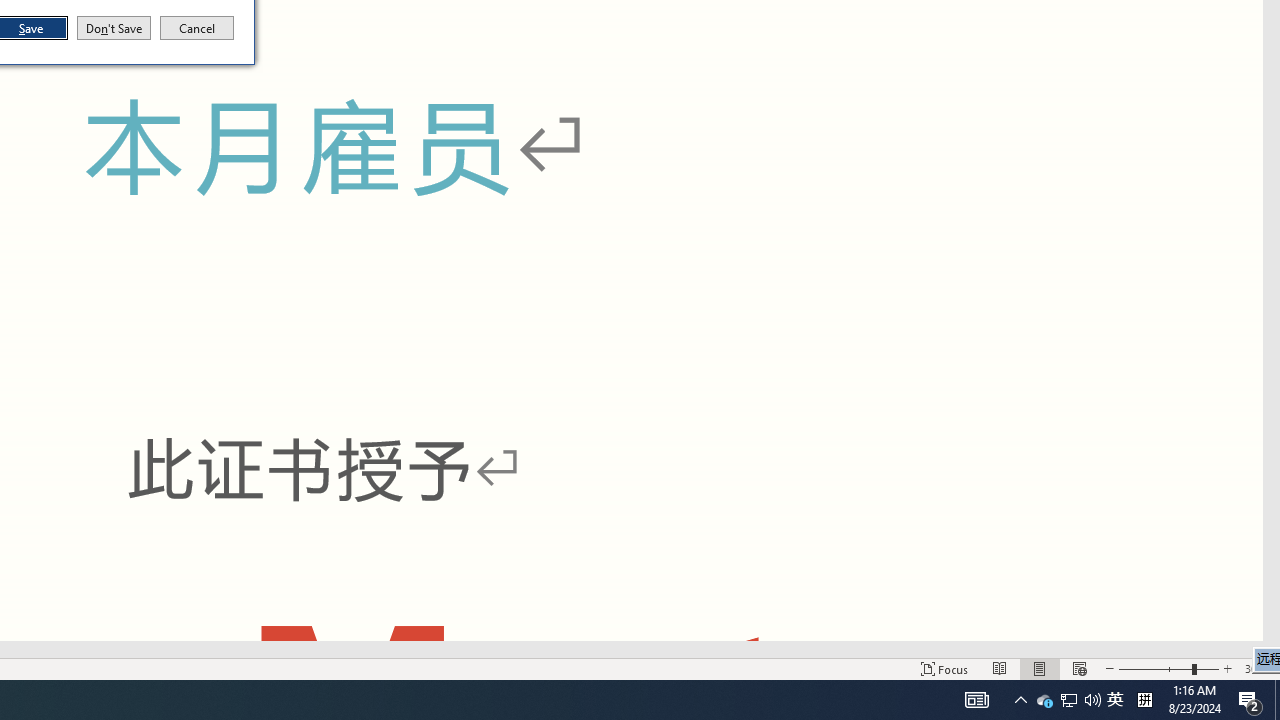  What do you see at coordinates (1276, 698) in the screenshot?
I see `'Show desktop'` at bounding box center [1276, 698].